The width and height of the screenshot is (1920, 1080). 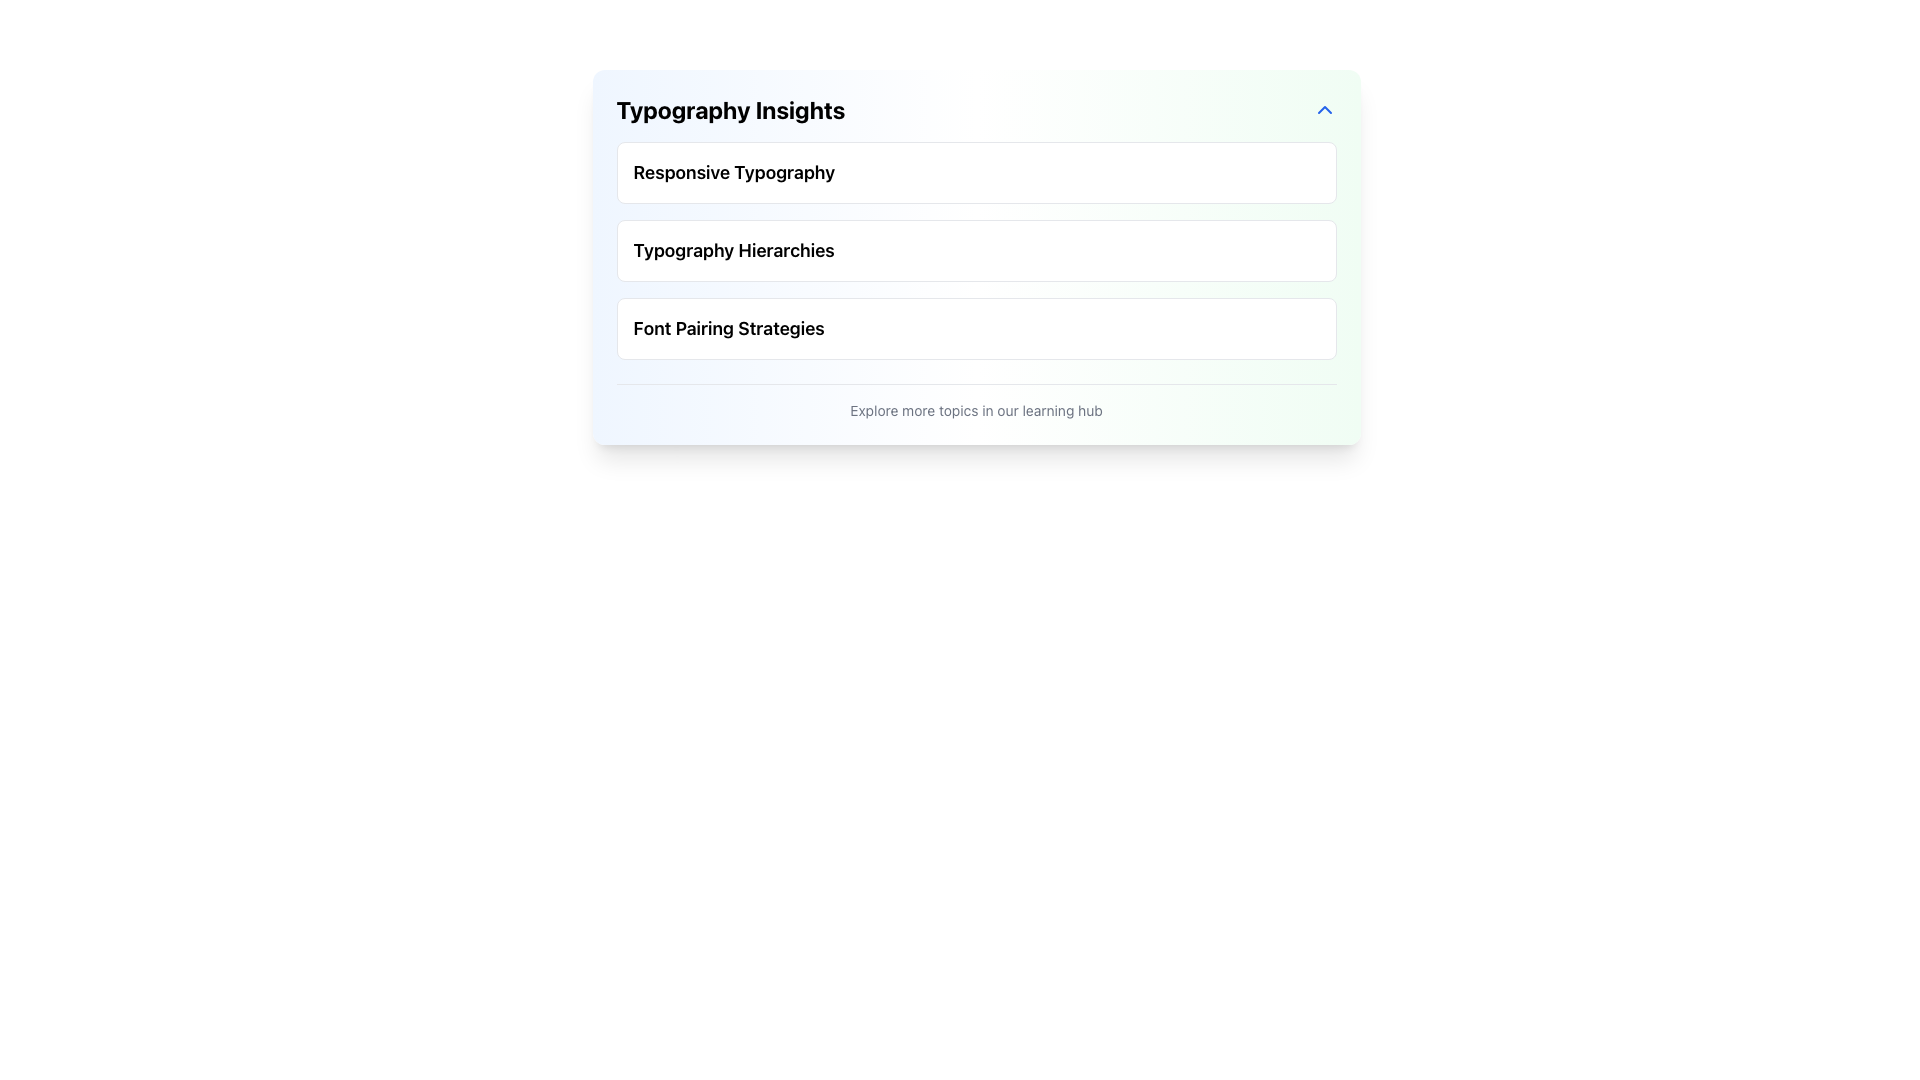 What do you see at coordinates (1324, 110) in the screenshot?
I see `the button located at the far right of the 'Typography Insights' header` at bounding box center [1324, 110].